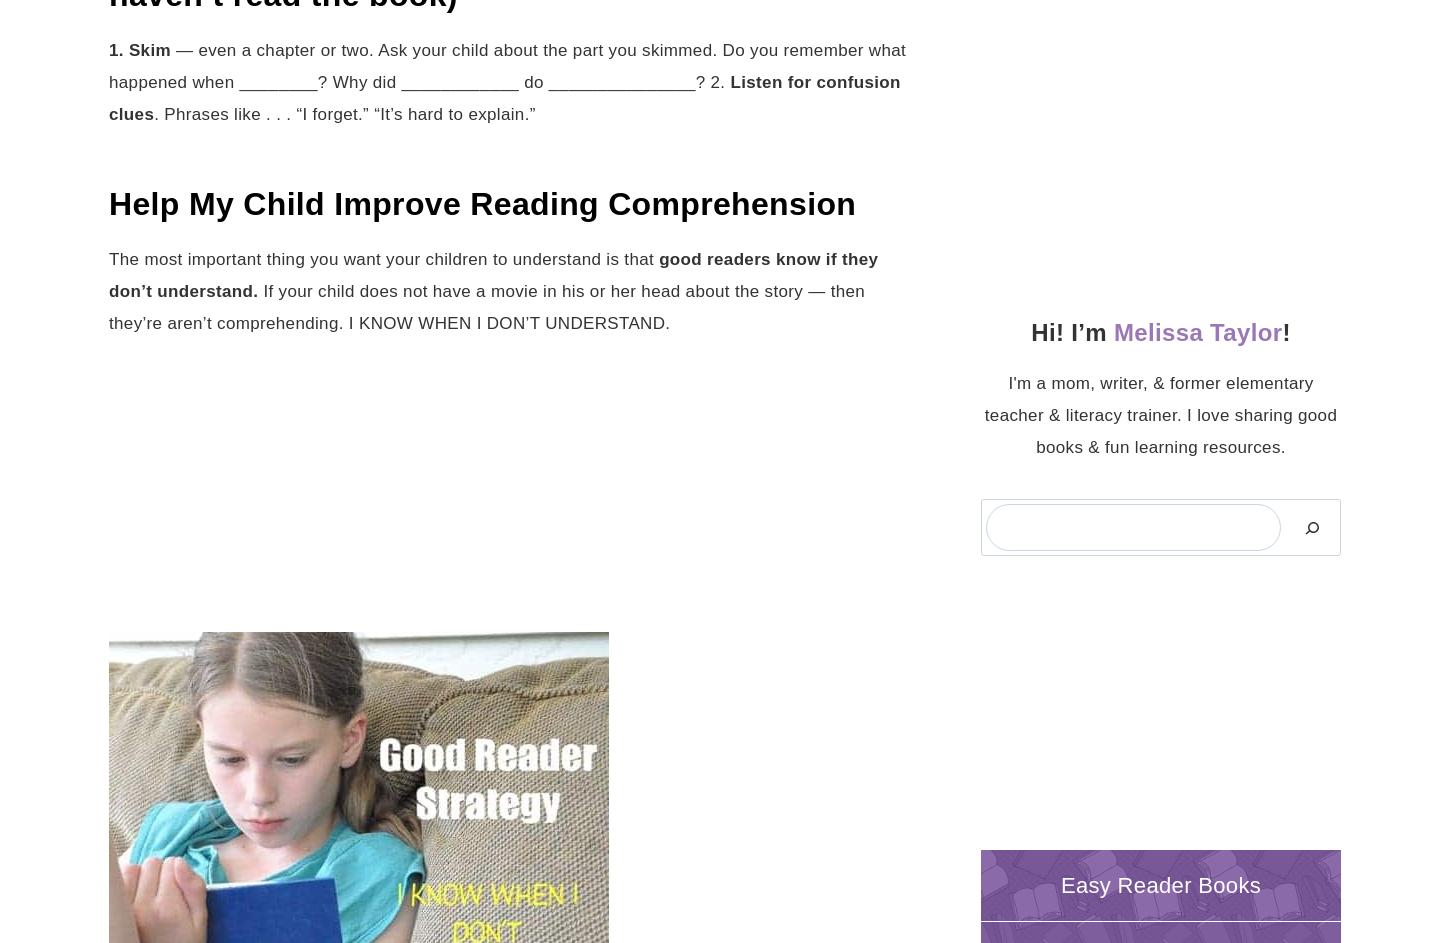 This screenshot has height=943, width=1450. I want to click on 'I'm a mom, writer, & former elementary teacher & literacy trainer. I love sharing good books & fun learning resources.', so click(1159, 414).